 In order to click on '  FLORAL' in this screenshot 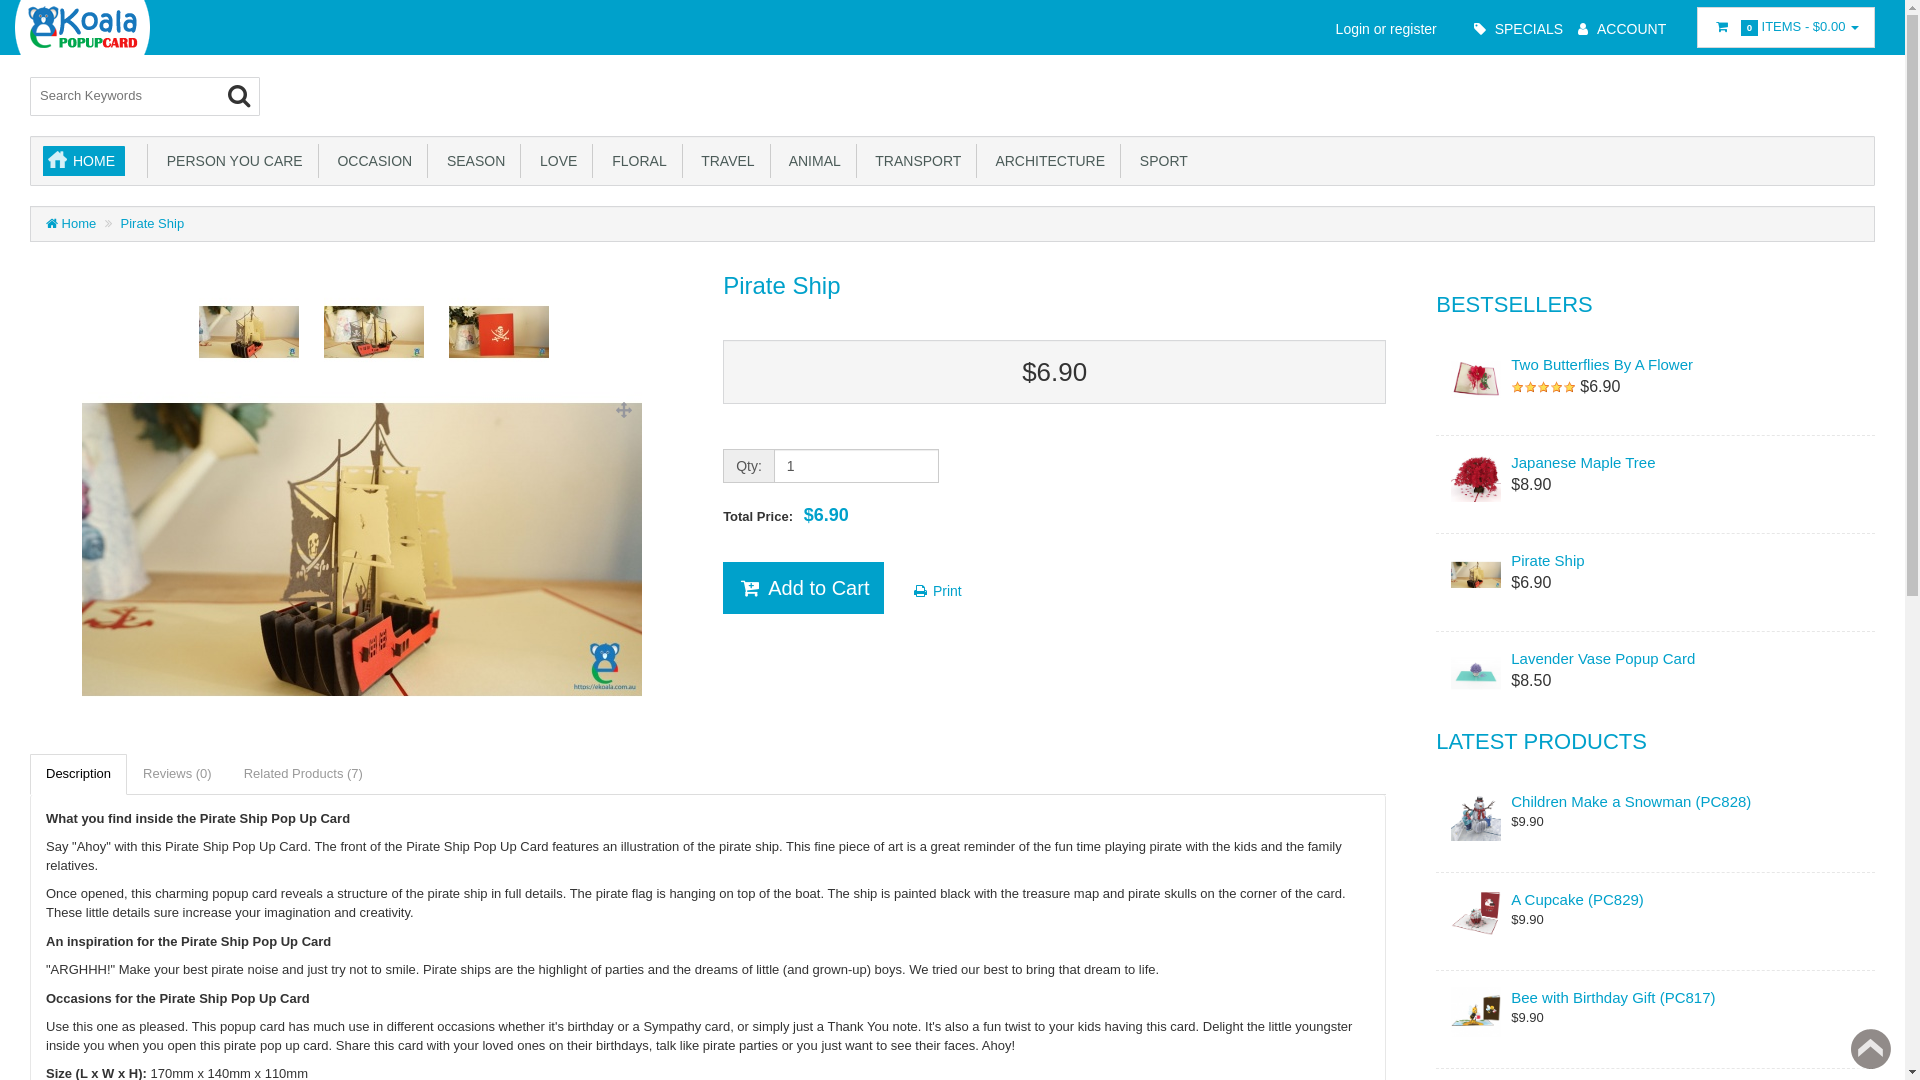, I will do `click(636, 160)`.